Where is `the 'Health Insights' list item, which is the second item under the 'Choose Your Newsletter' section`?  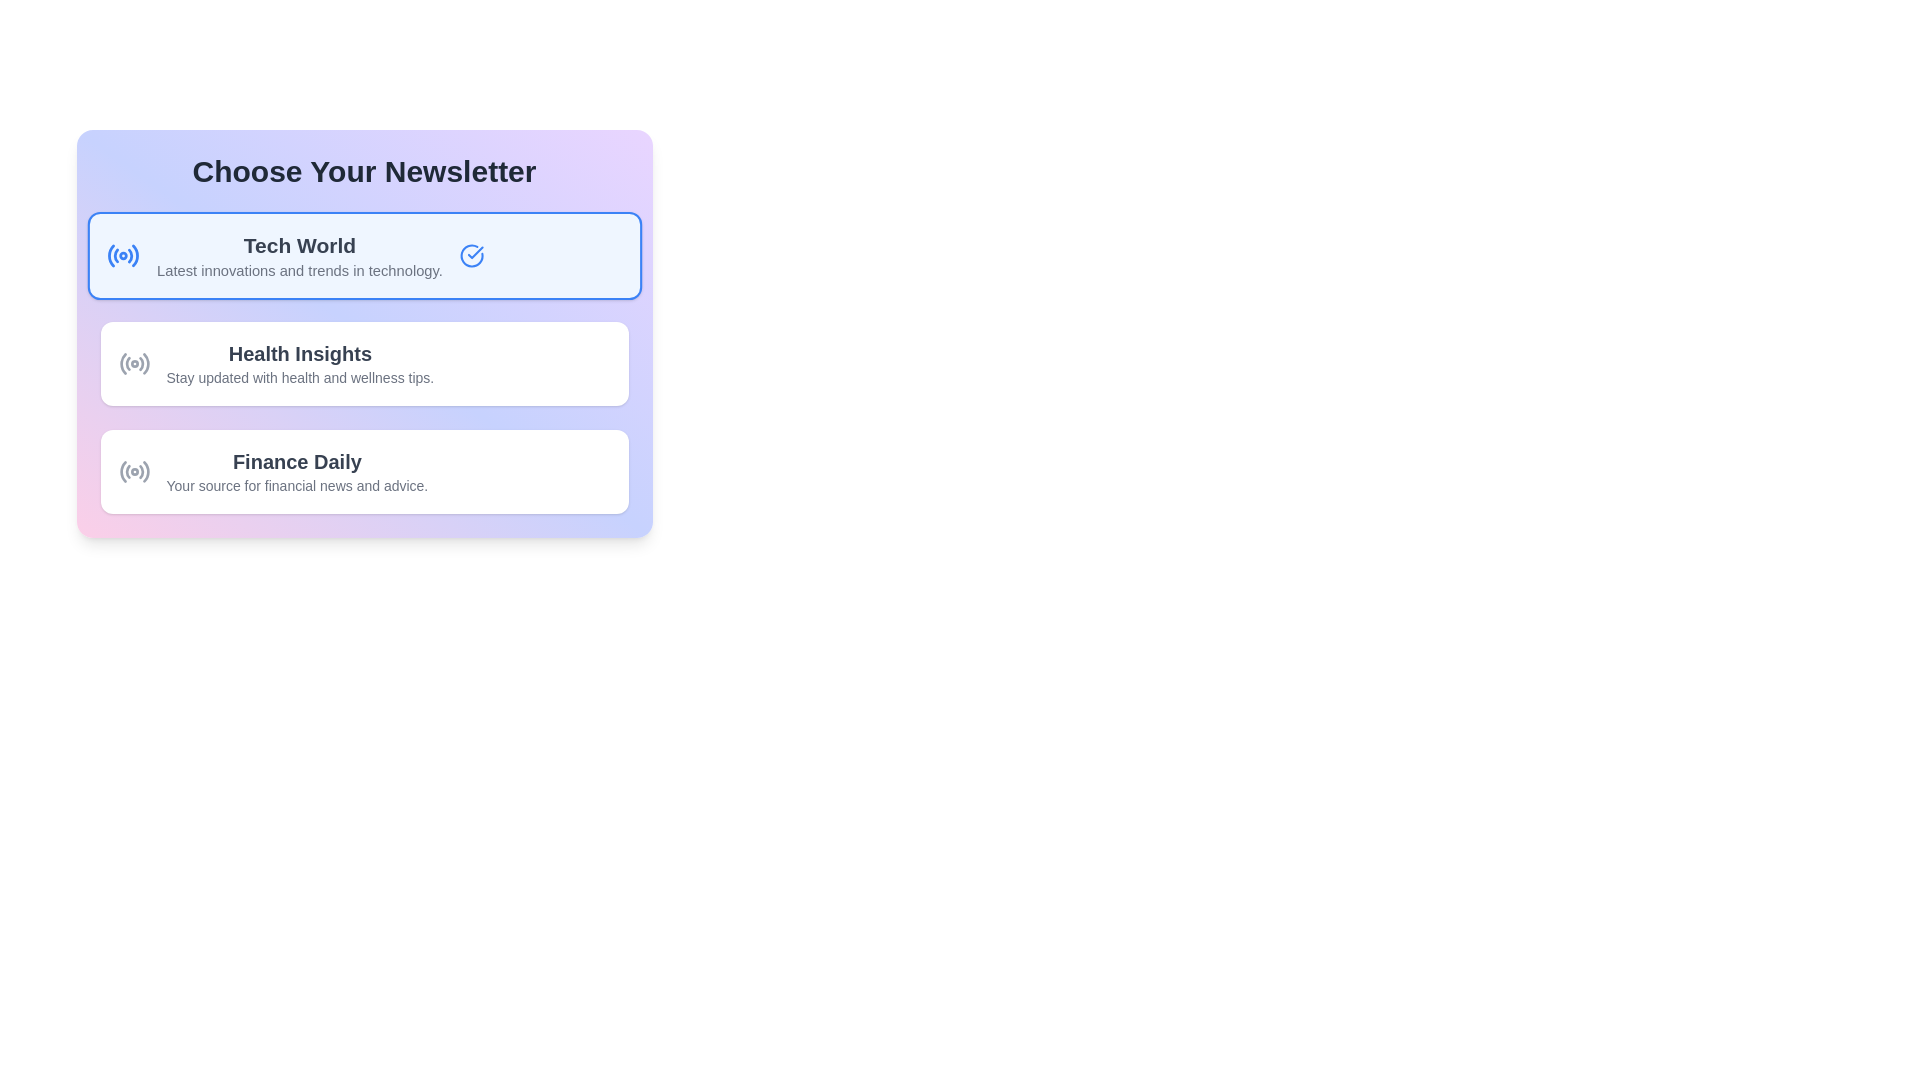
the 'Health Insights' list item, which is the second item under the 'Choose Your Newsletter' section is located at coordinates (364, 363).